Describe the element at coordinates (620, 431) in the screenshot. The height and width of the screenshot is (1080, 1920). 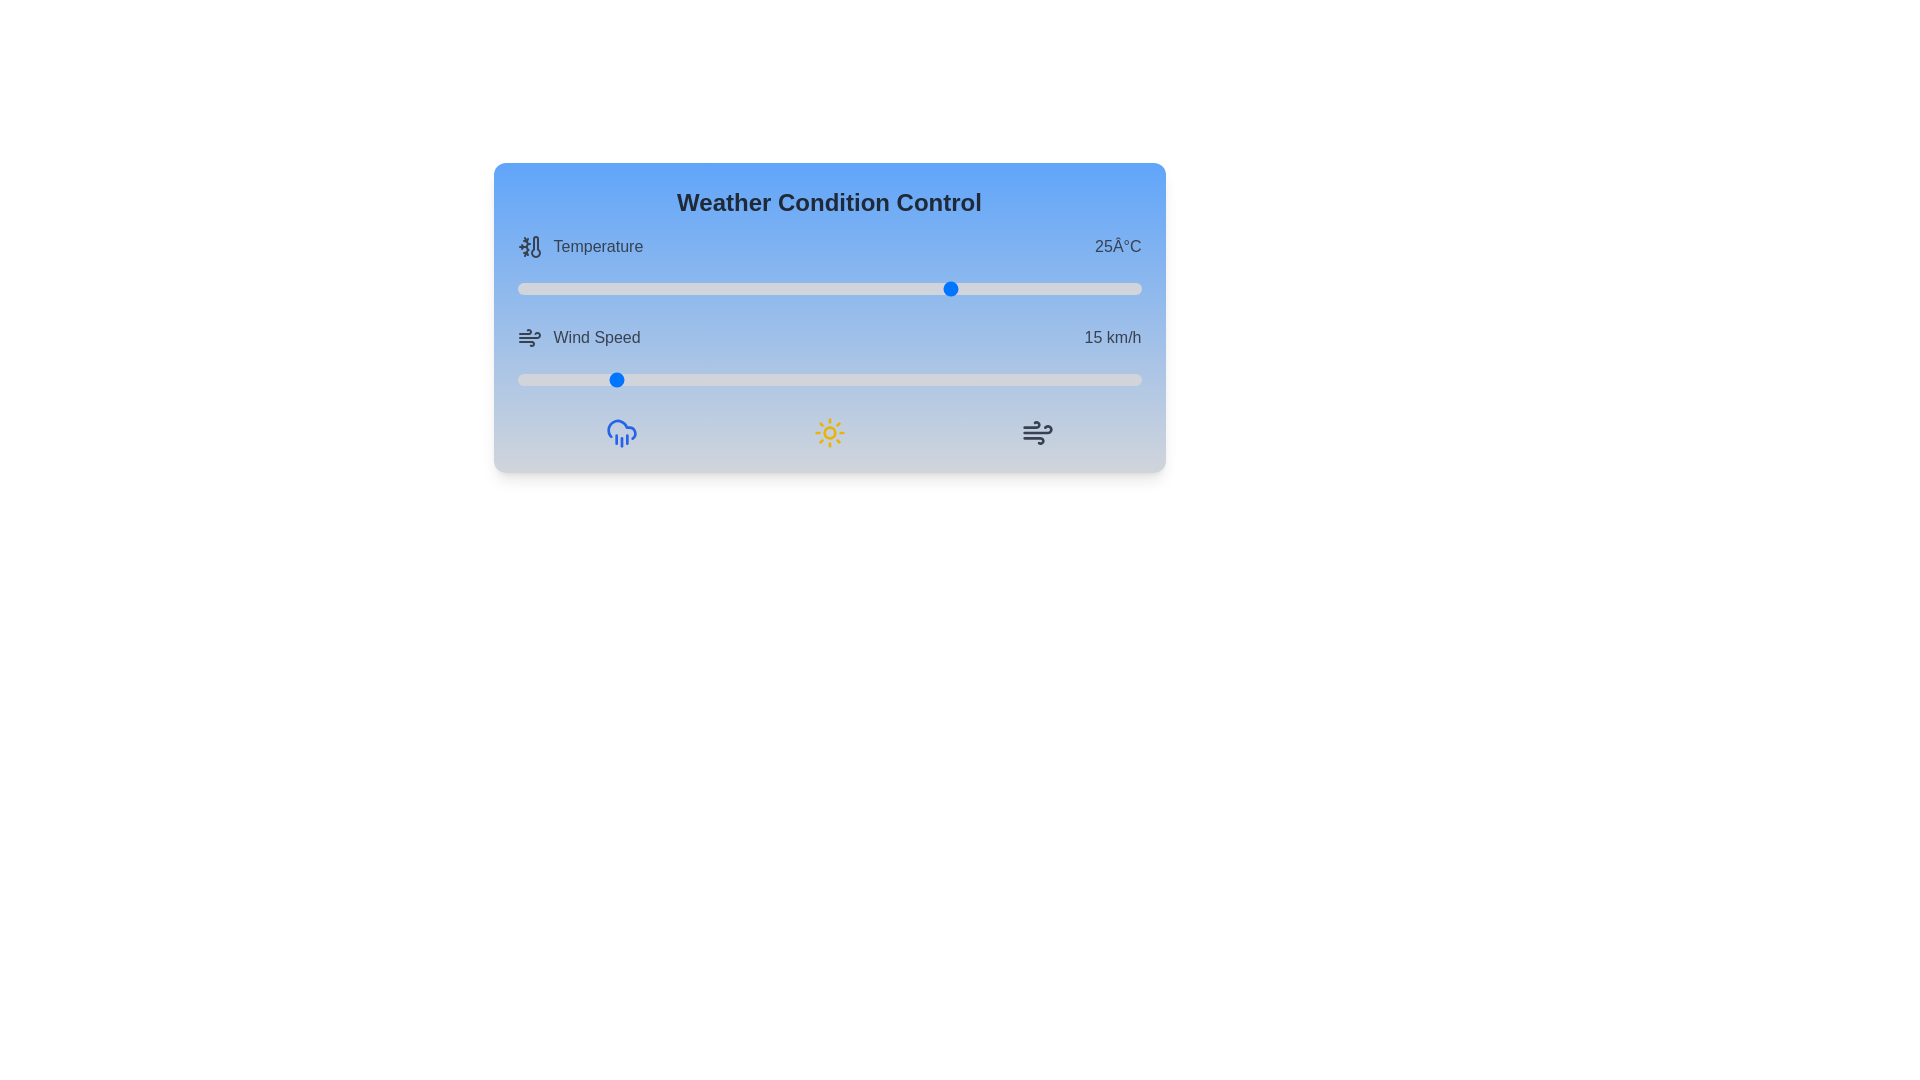
I see `the cloud rain icon in the WeatherConditionControl component` at that location.